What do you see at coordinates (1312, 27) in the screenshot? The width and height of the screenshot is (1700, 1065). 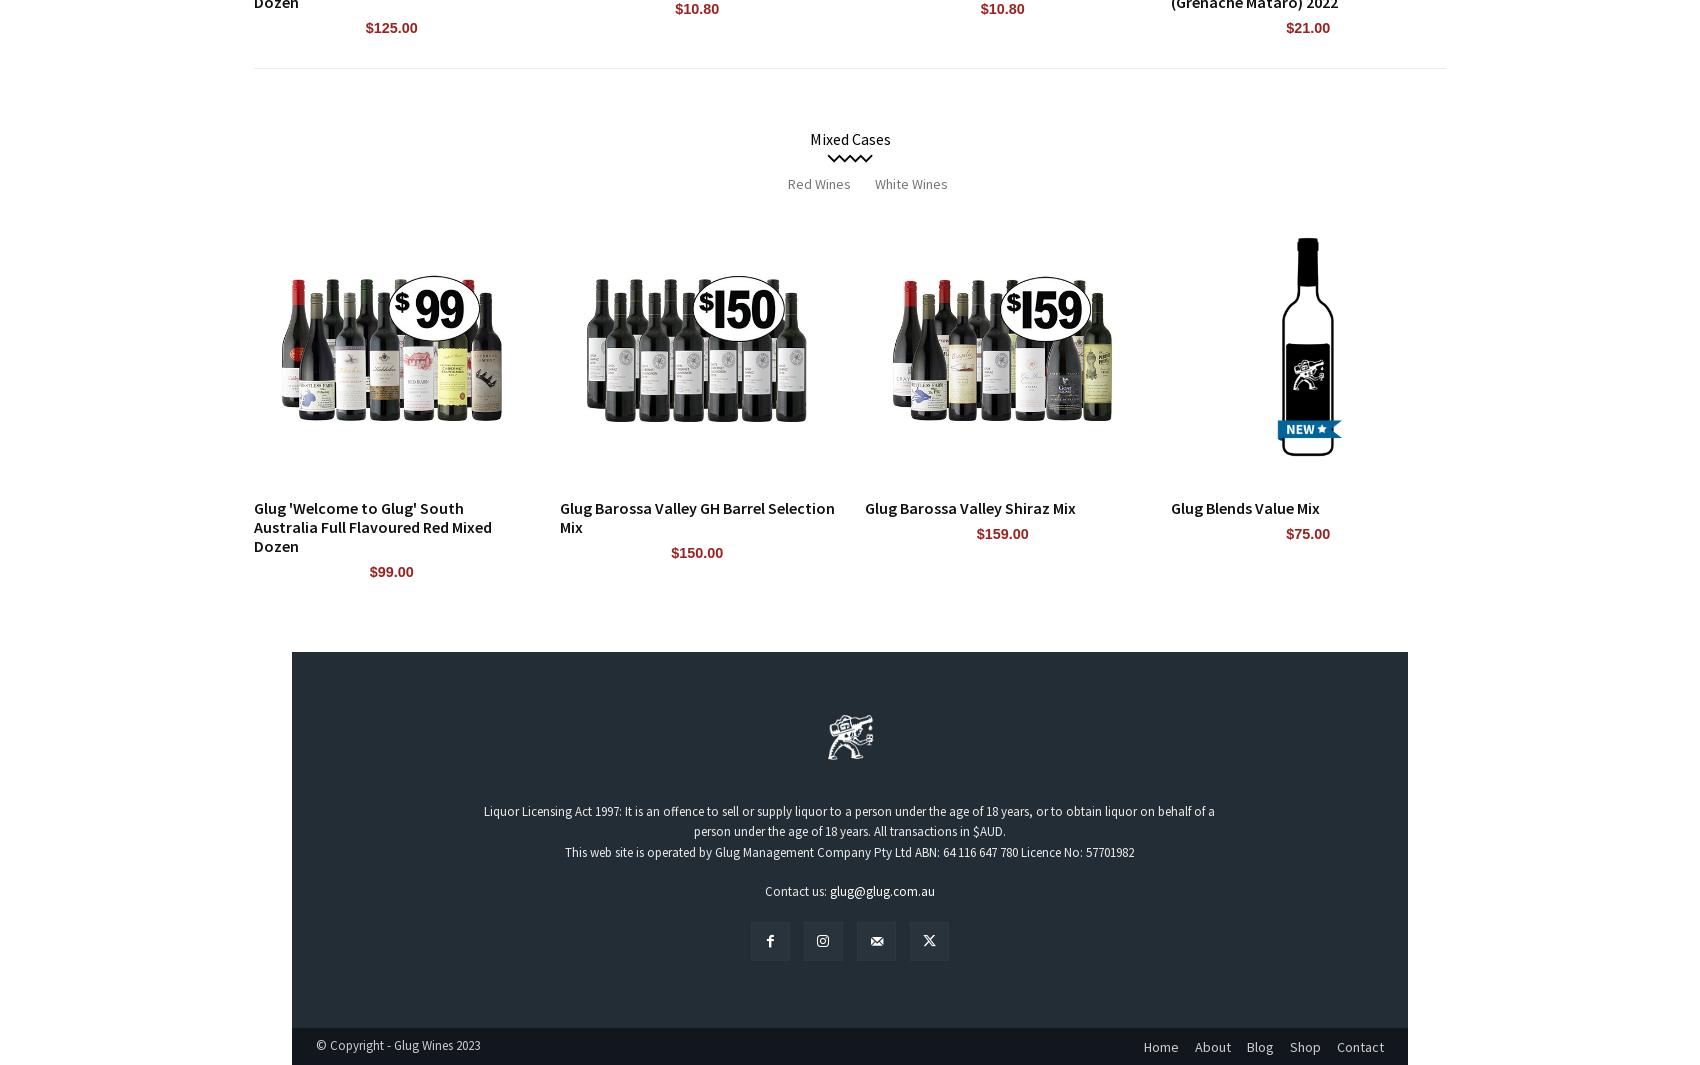 I see `'21.00'` at bounding box center [1312, 27].